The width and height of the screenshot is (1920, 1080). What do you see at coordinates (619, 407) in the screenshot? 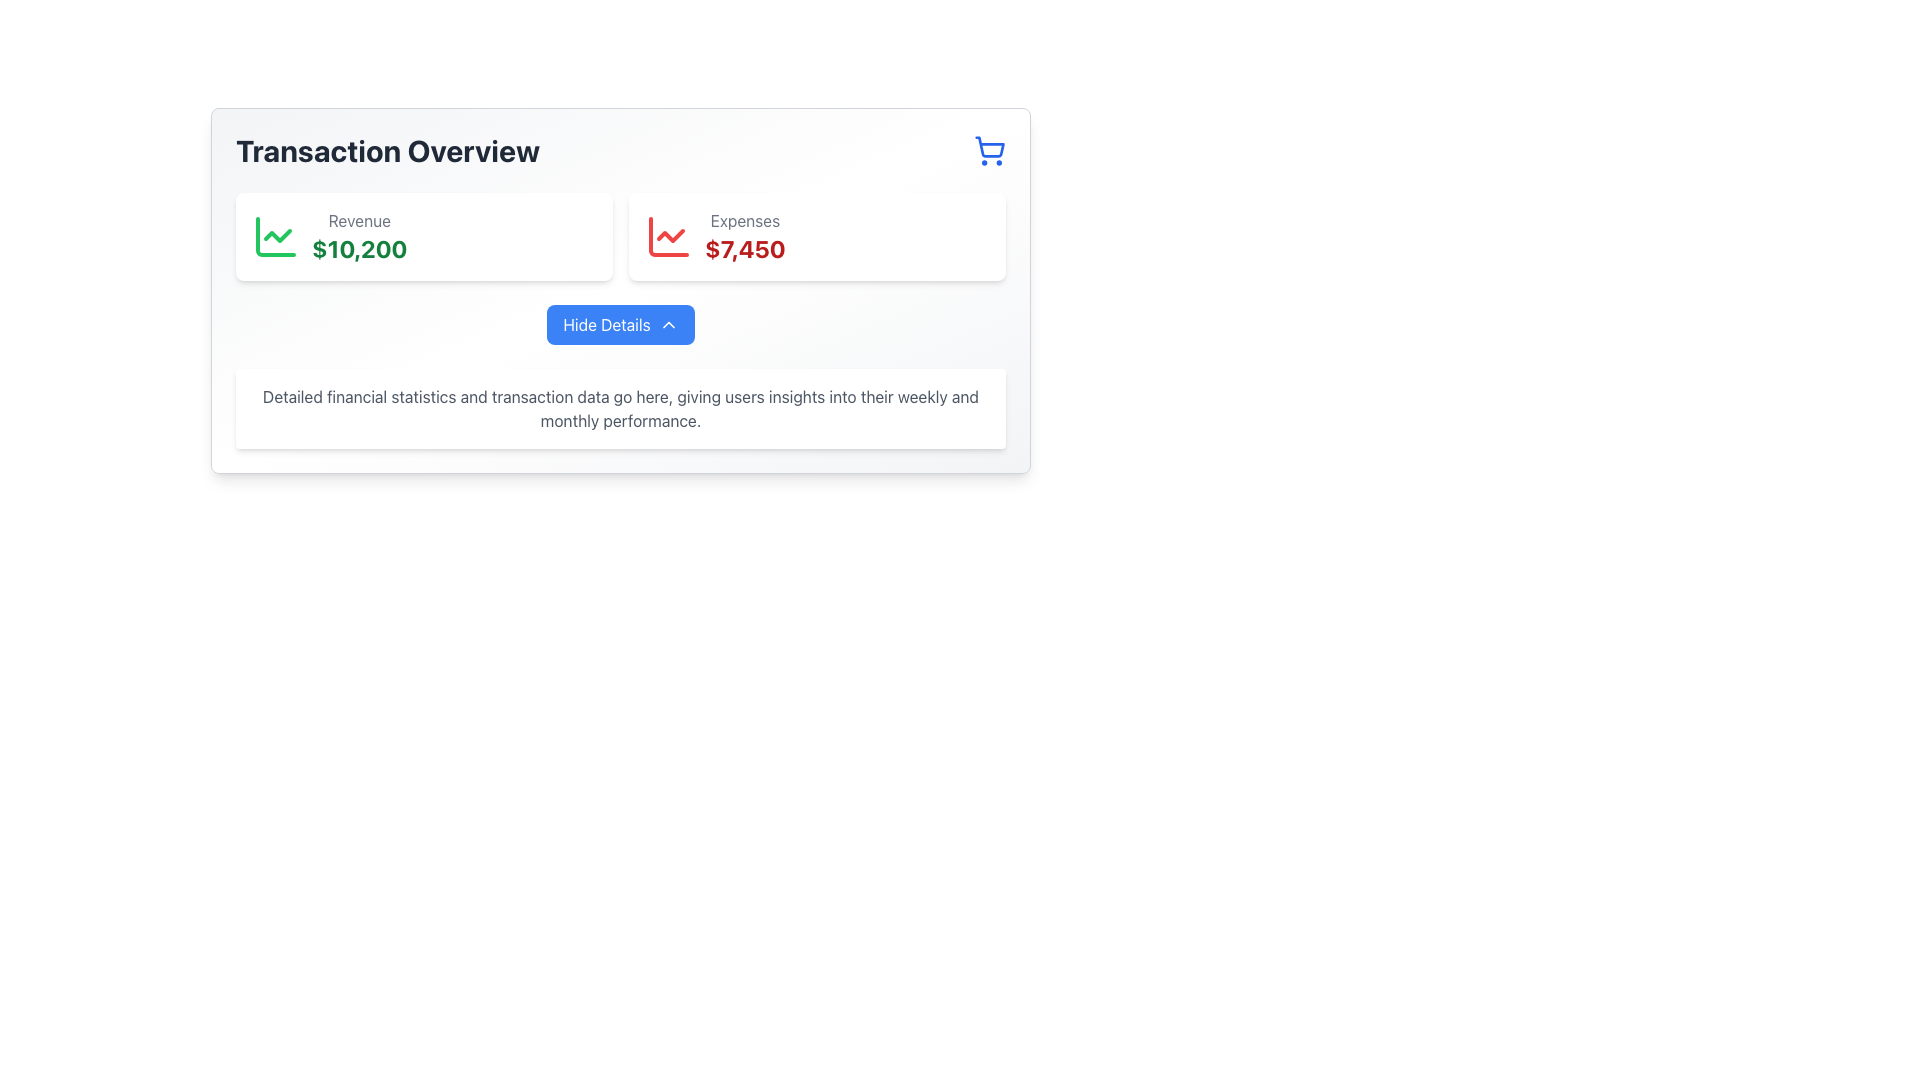
I see `the Text Block providing descriptive information about financial statistics and data, located below the 'Hide Details' button and aligned centrally in the interface` at bounding box center [619, 407].